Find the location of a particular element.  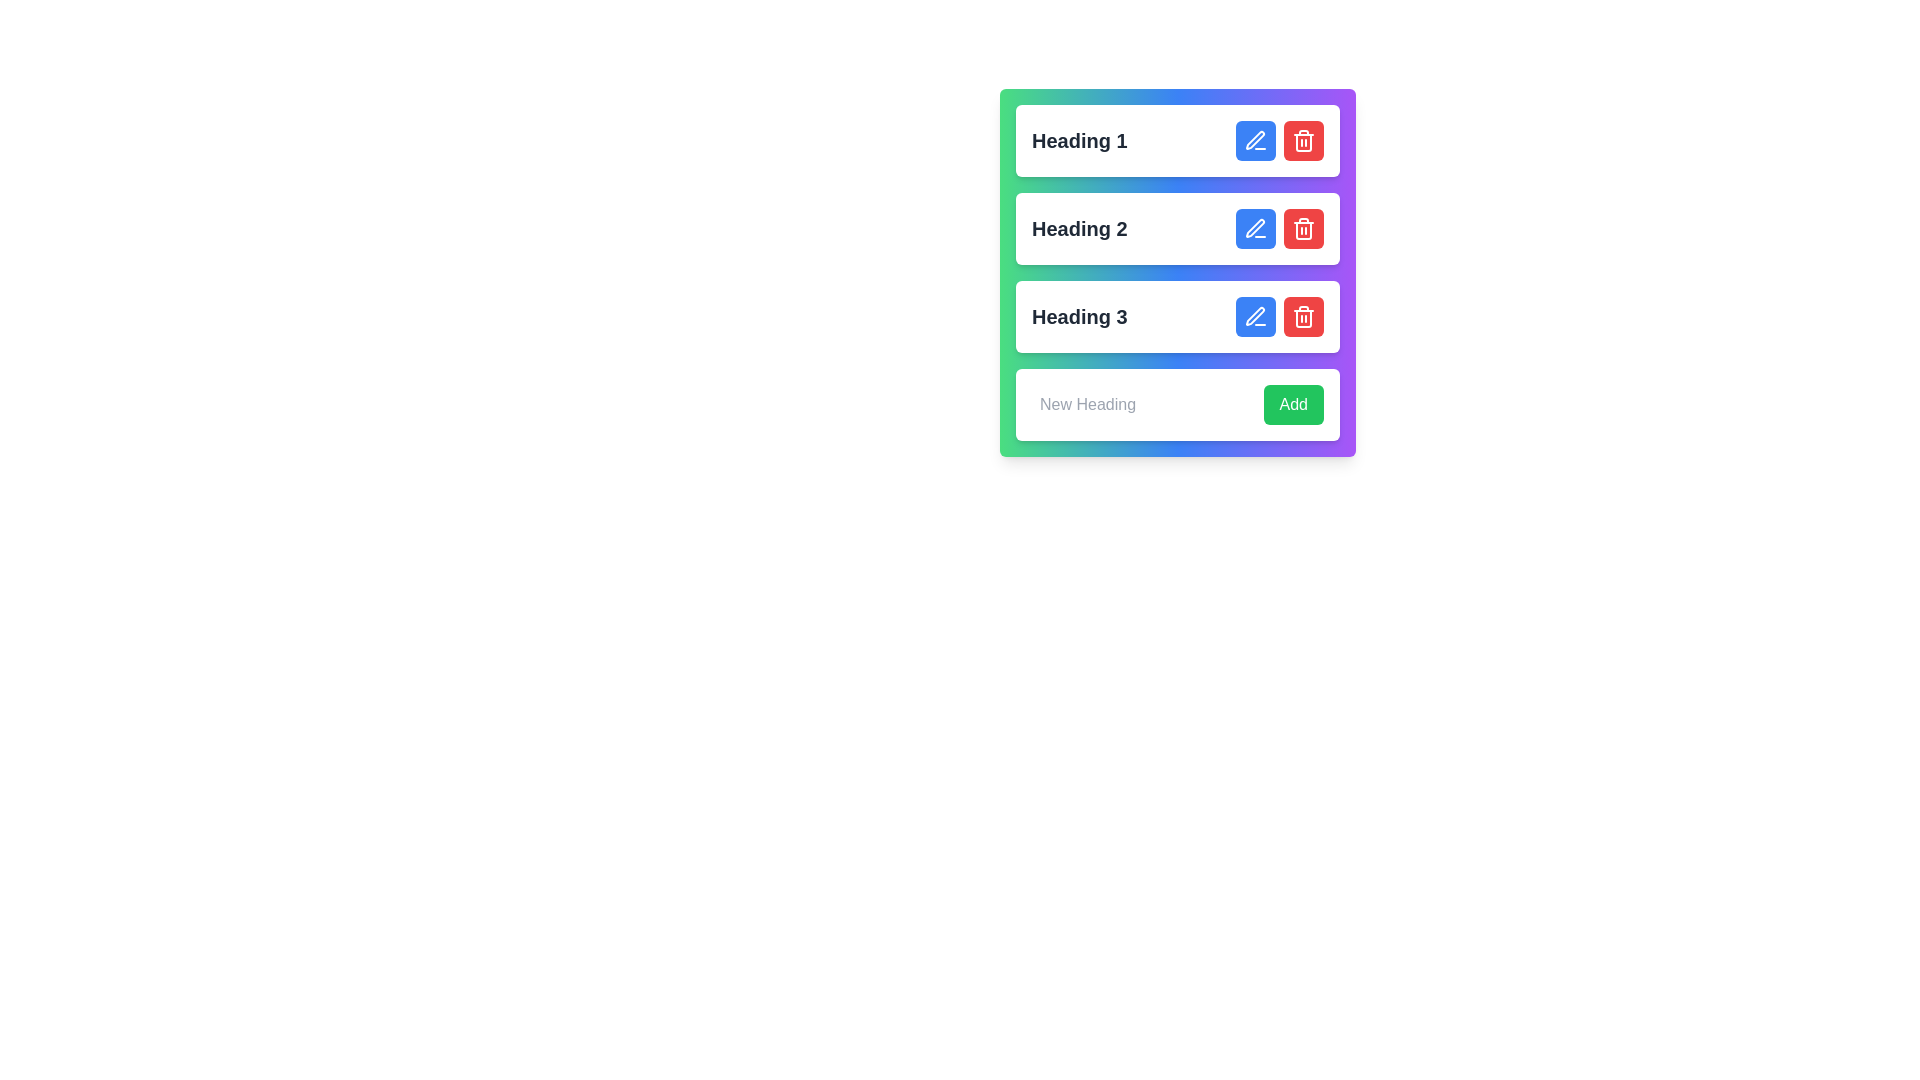

the blue button in the control group for managing the 'Heading 2' entry is located at coordinates (1280, 227).